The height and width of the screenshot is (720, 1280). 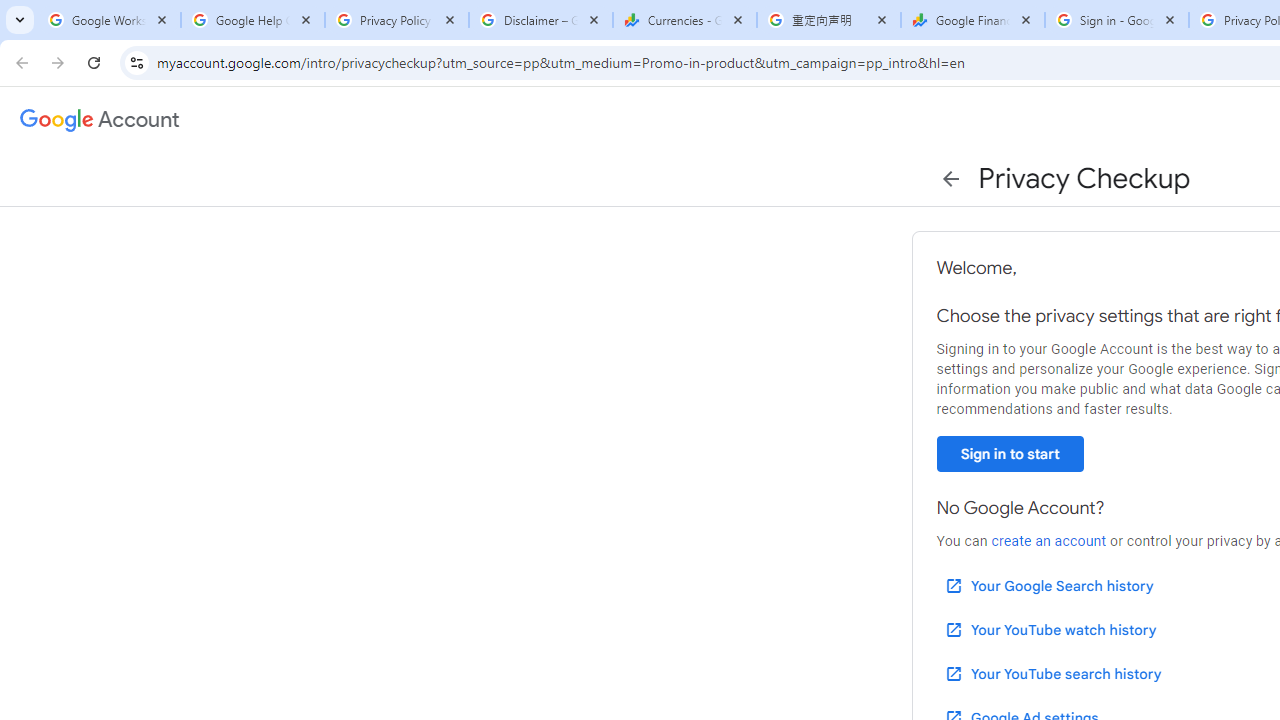 What do you see at coordinates (99, 120) in the screenshot?
I see `'Google Account settings'` at bounding box center [99, 120].